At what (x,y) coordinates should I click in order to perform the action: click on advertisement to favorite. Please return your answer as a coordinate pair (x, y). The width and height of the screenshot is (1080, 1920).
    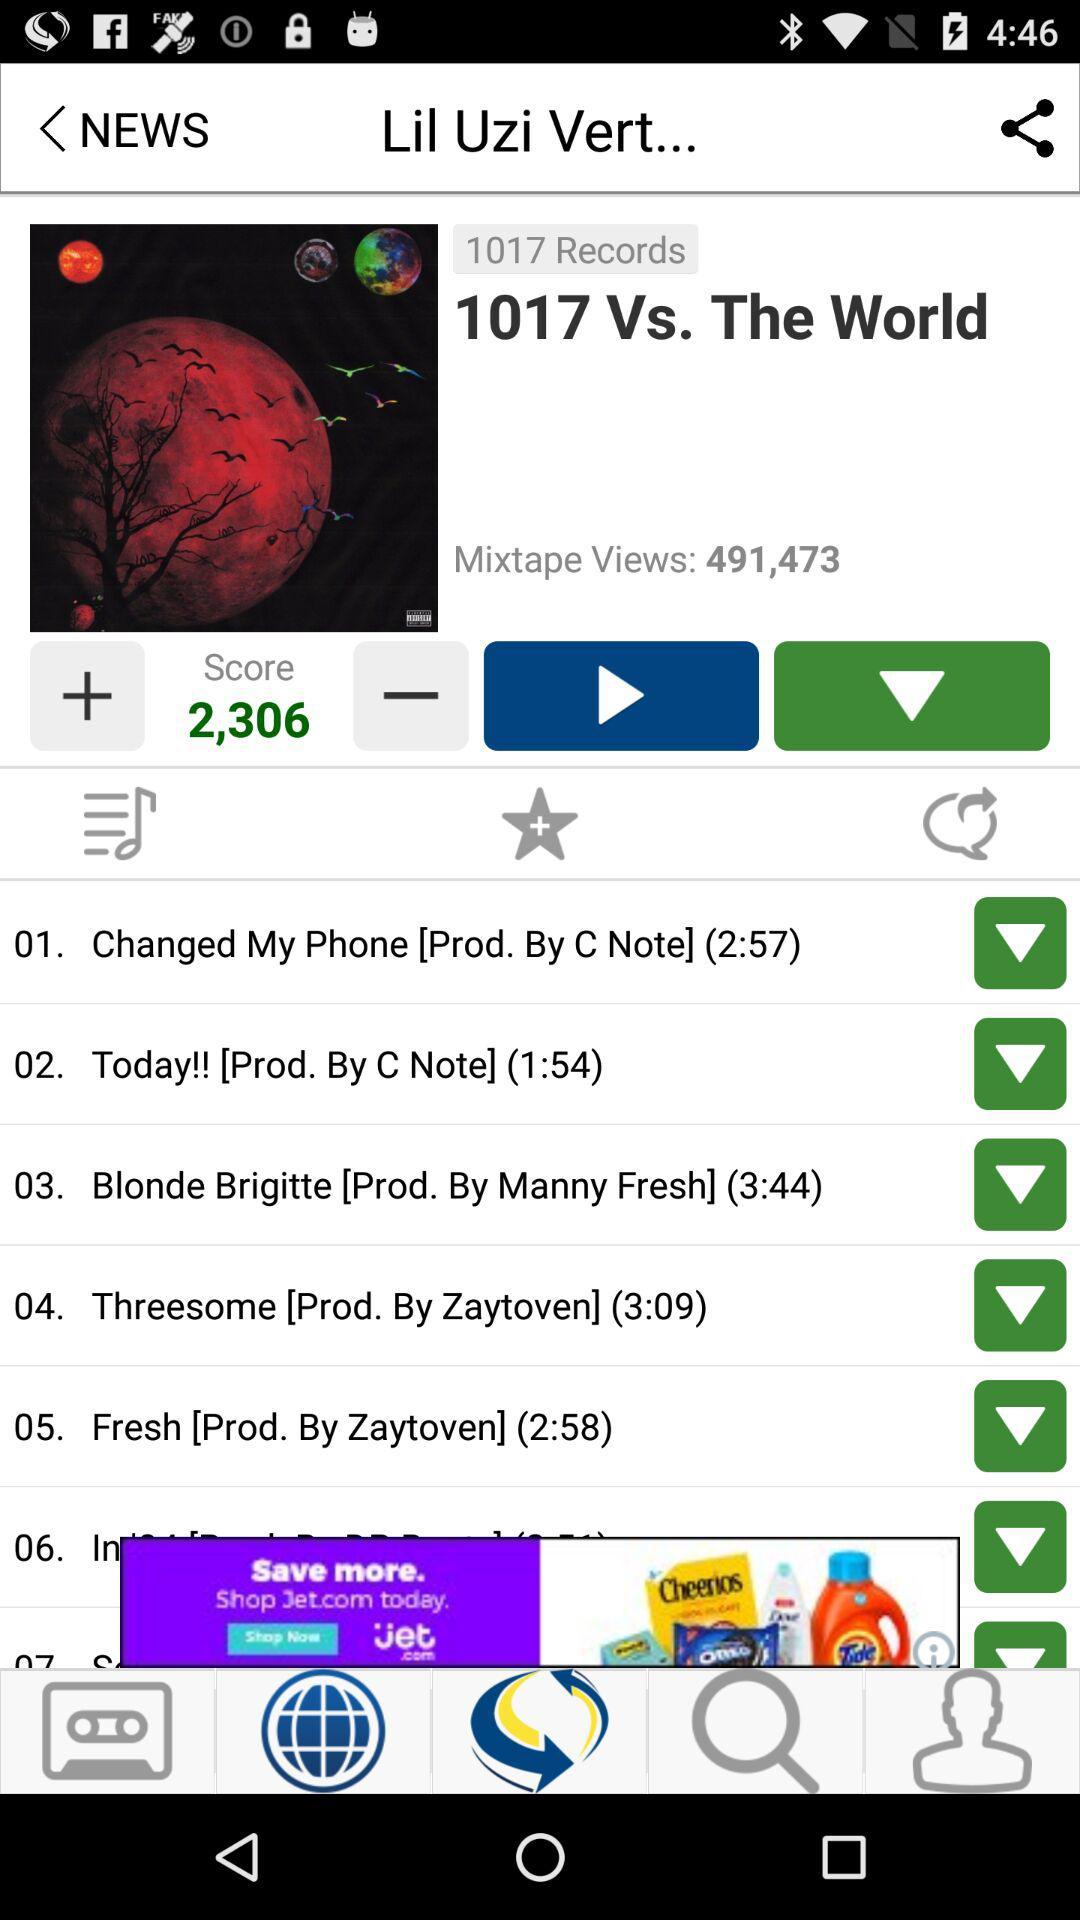
    Looking at the image, I should click on (540, 823).